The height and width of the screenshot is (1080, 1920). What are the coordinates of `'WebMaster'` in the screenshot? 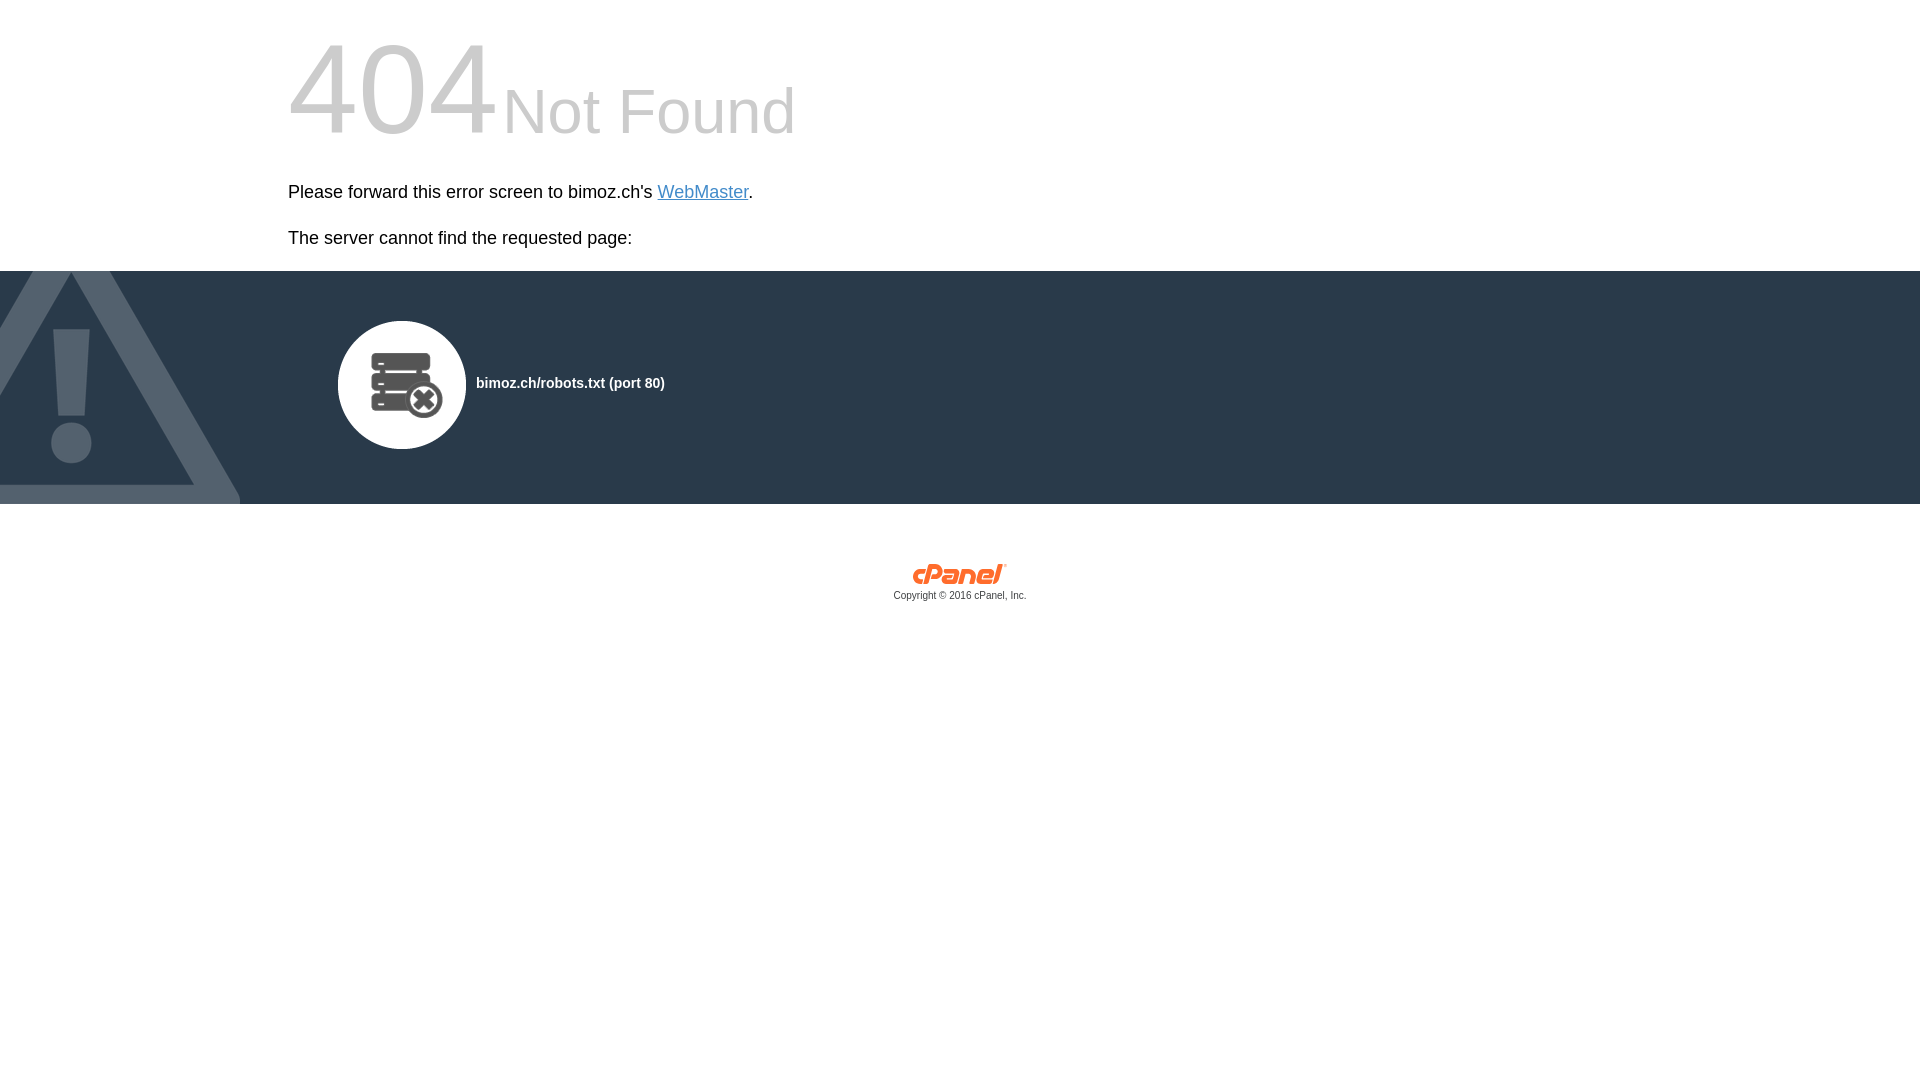 It's located at (657, 192).